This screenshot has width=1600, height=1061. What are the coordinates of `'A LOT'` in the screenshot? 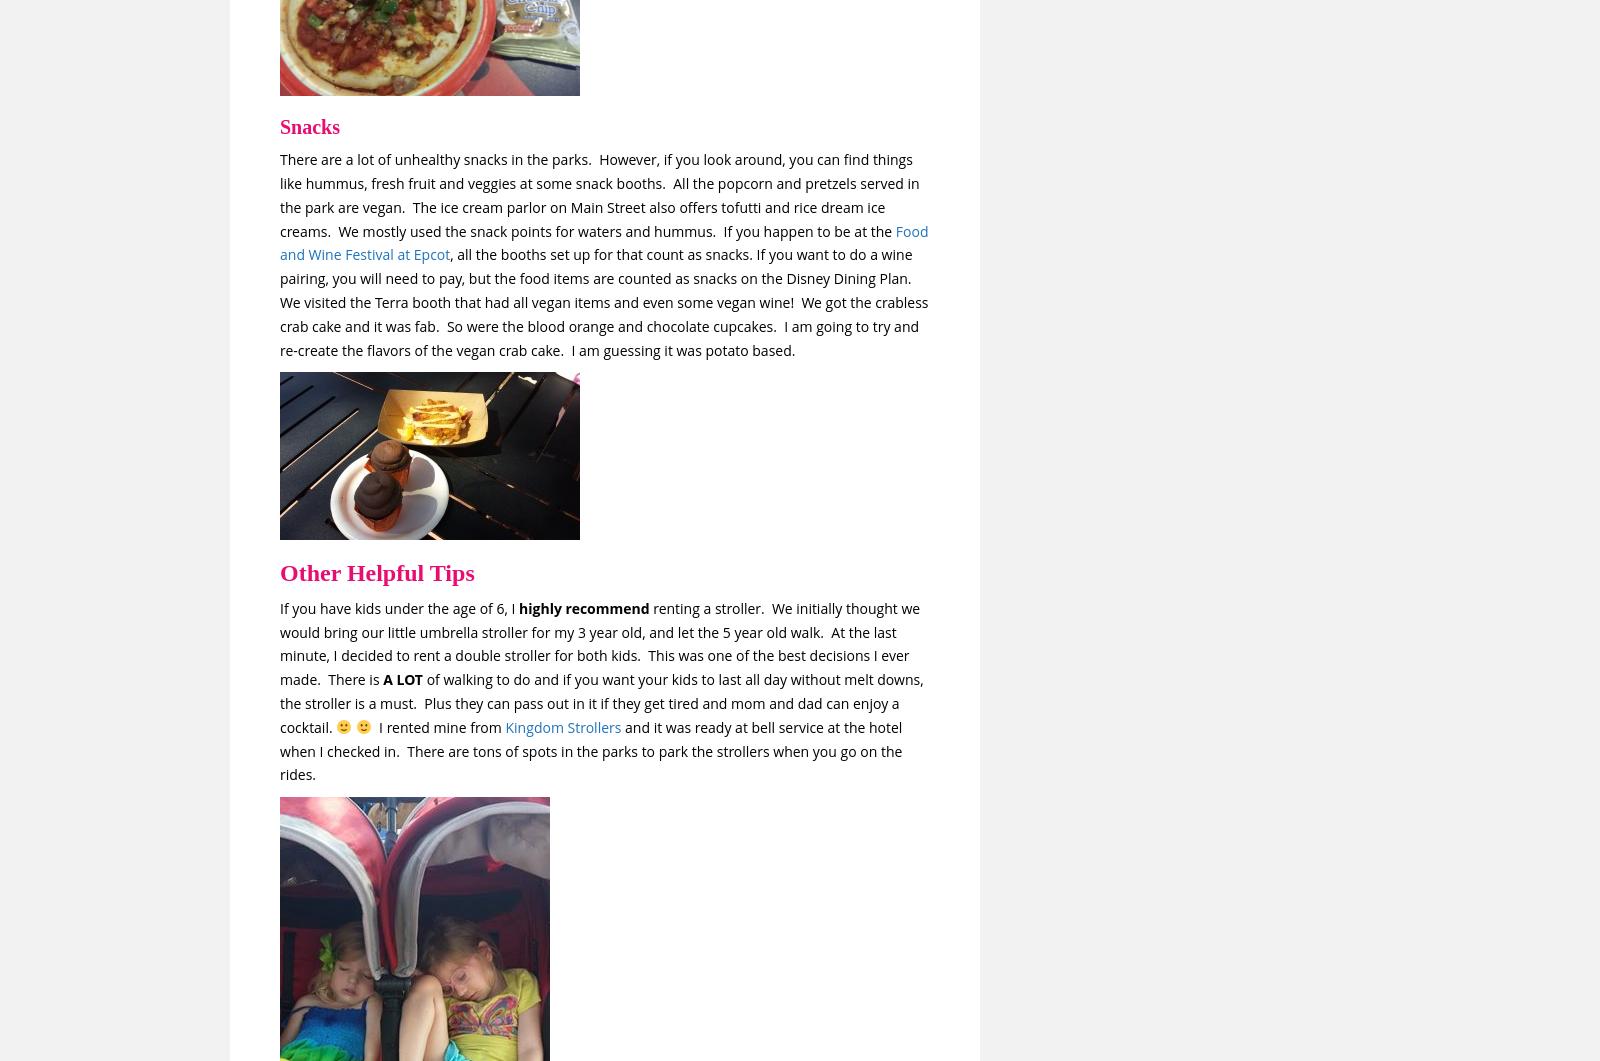 It's located at (383, 678).